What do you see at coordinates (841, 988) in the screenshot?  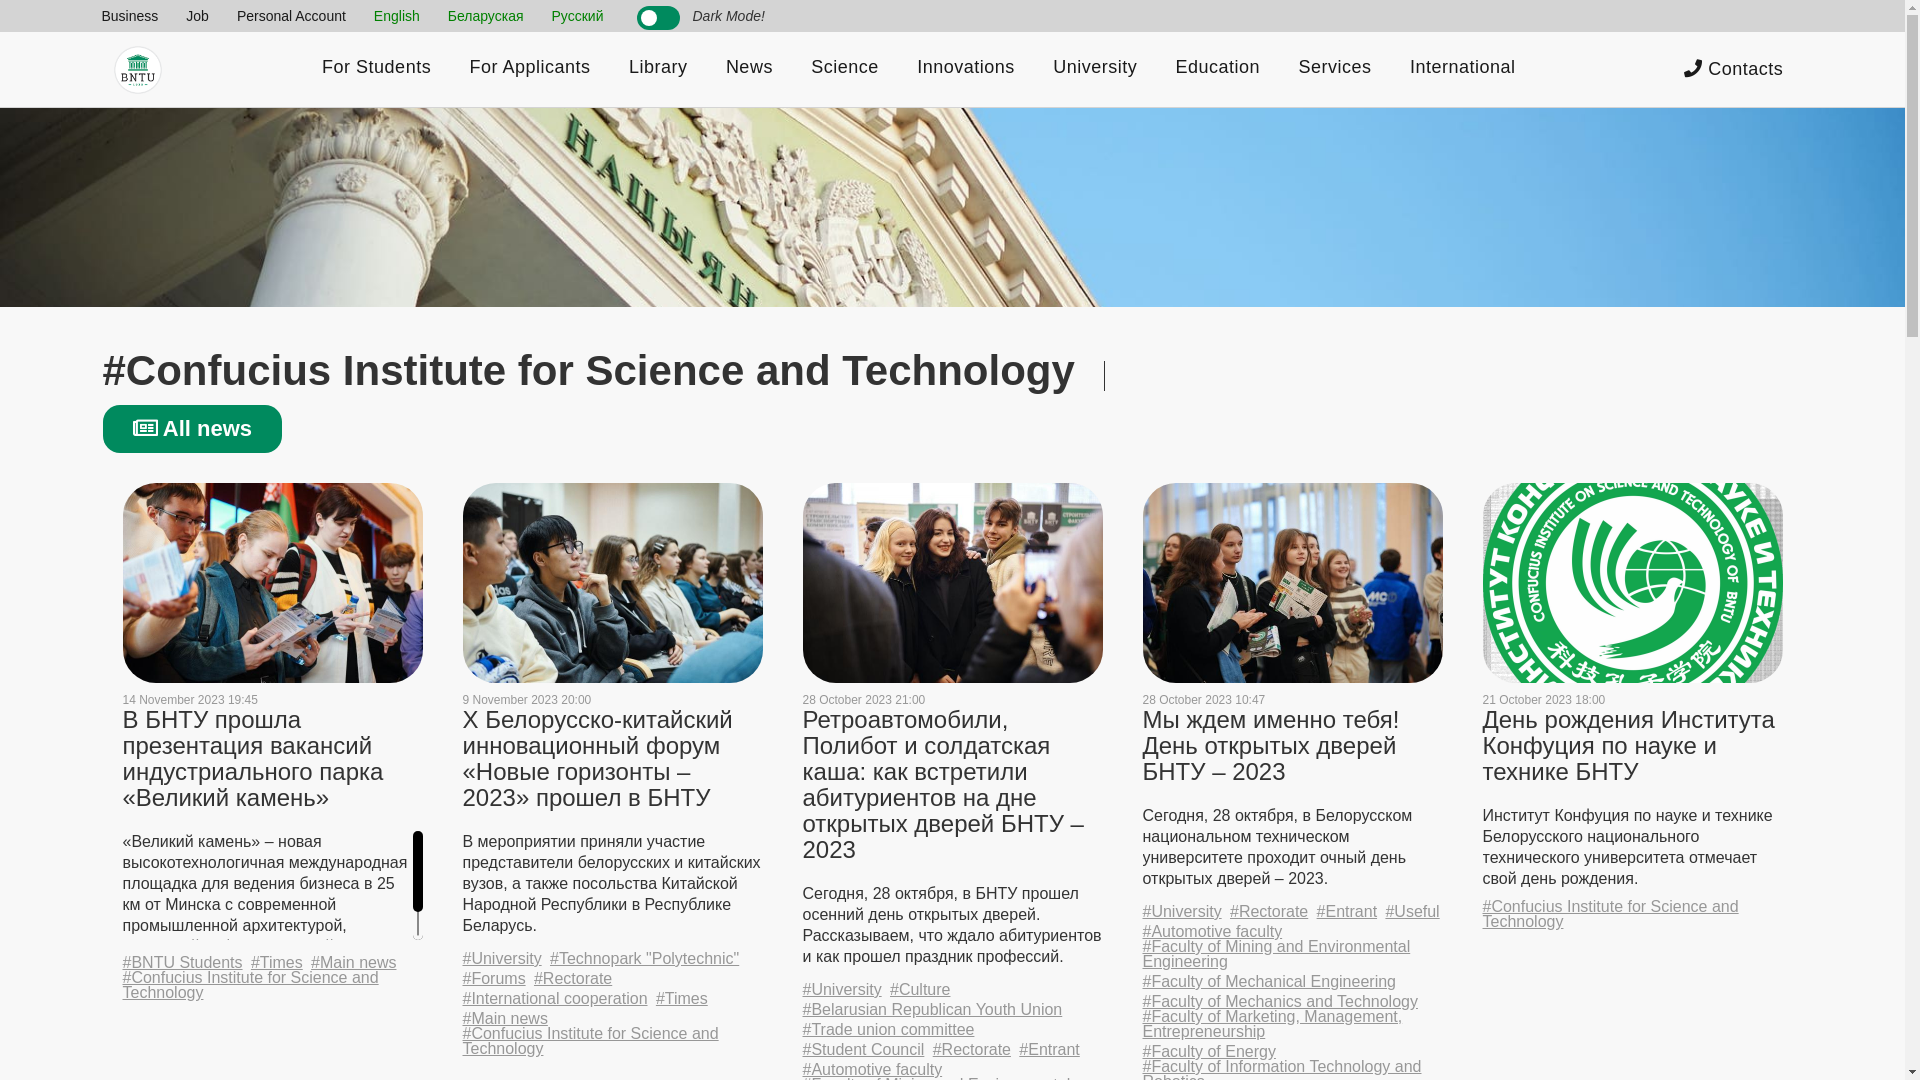 I see `'#University'` at bounding box center [841, 988].